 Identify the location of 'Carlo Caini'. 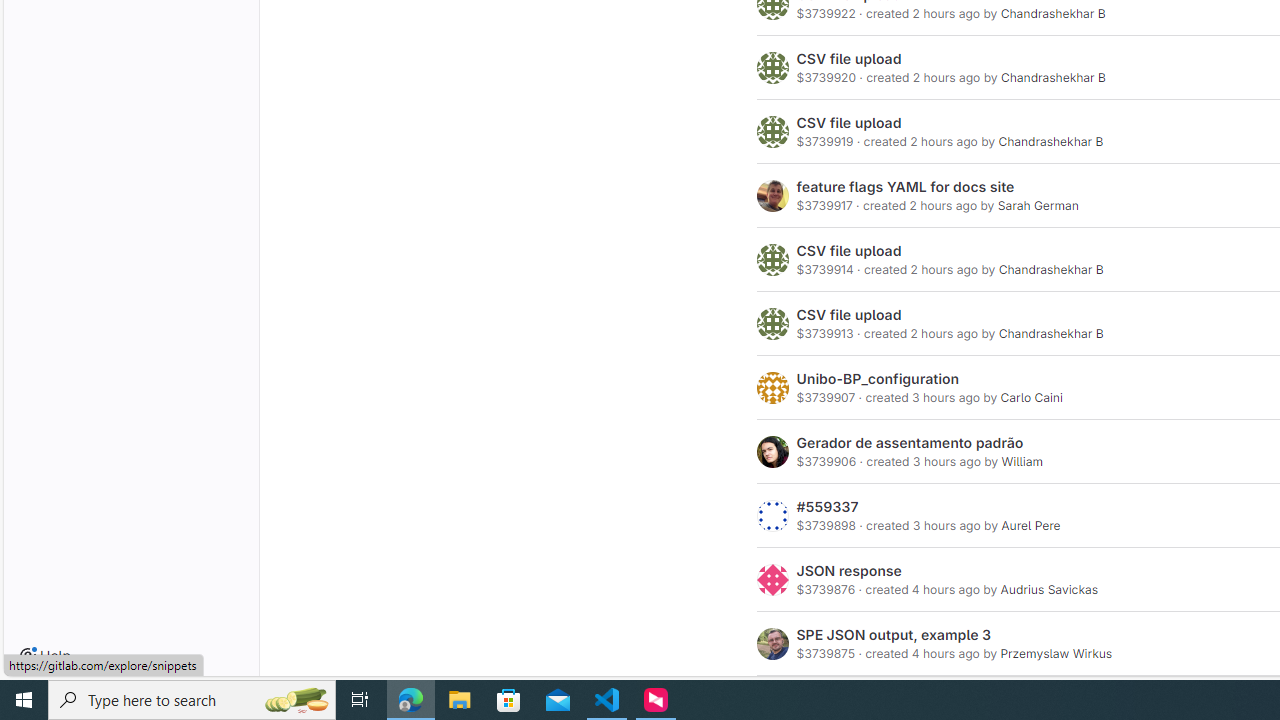
(1031, 398).